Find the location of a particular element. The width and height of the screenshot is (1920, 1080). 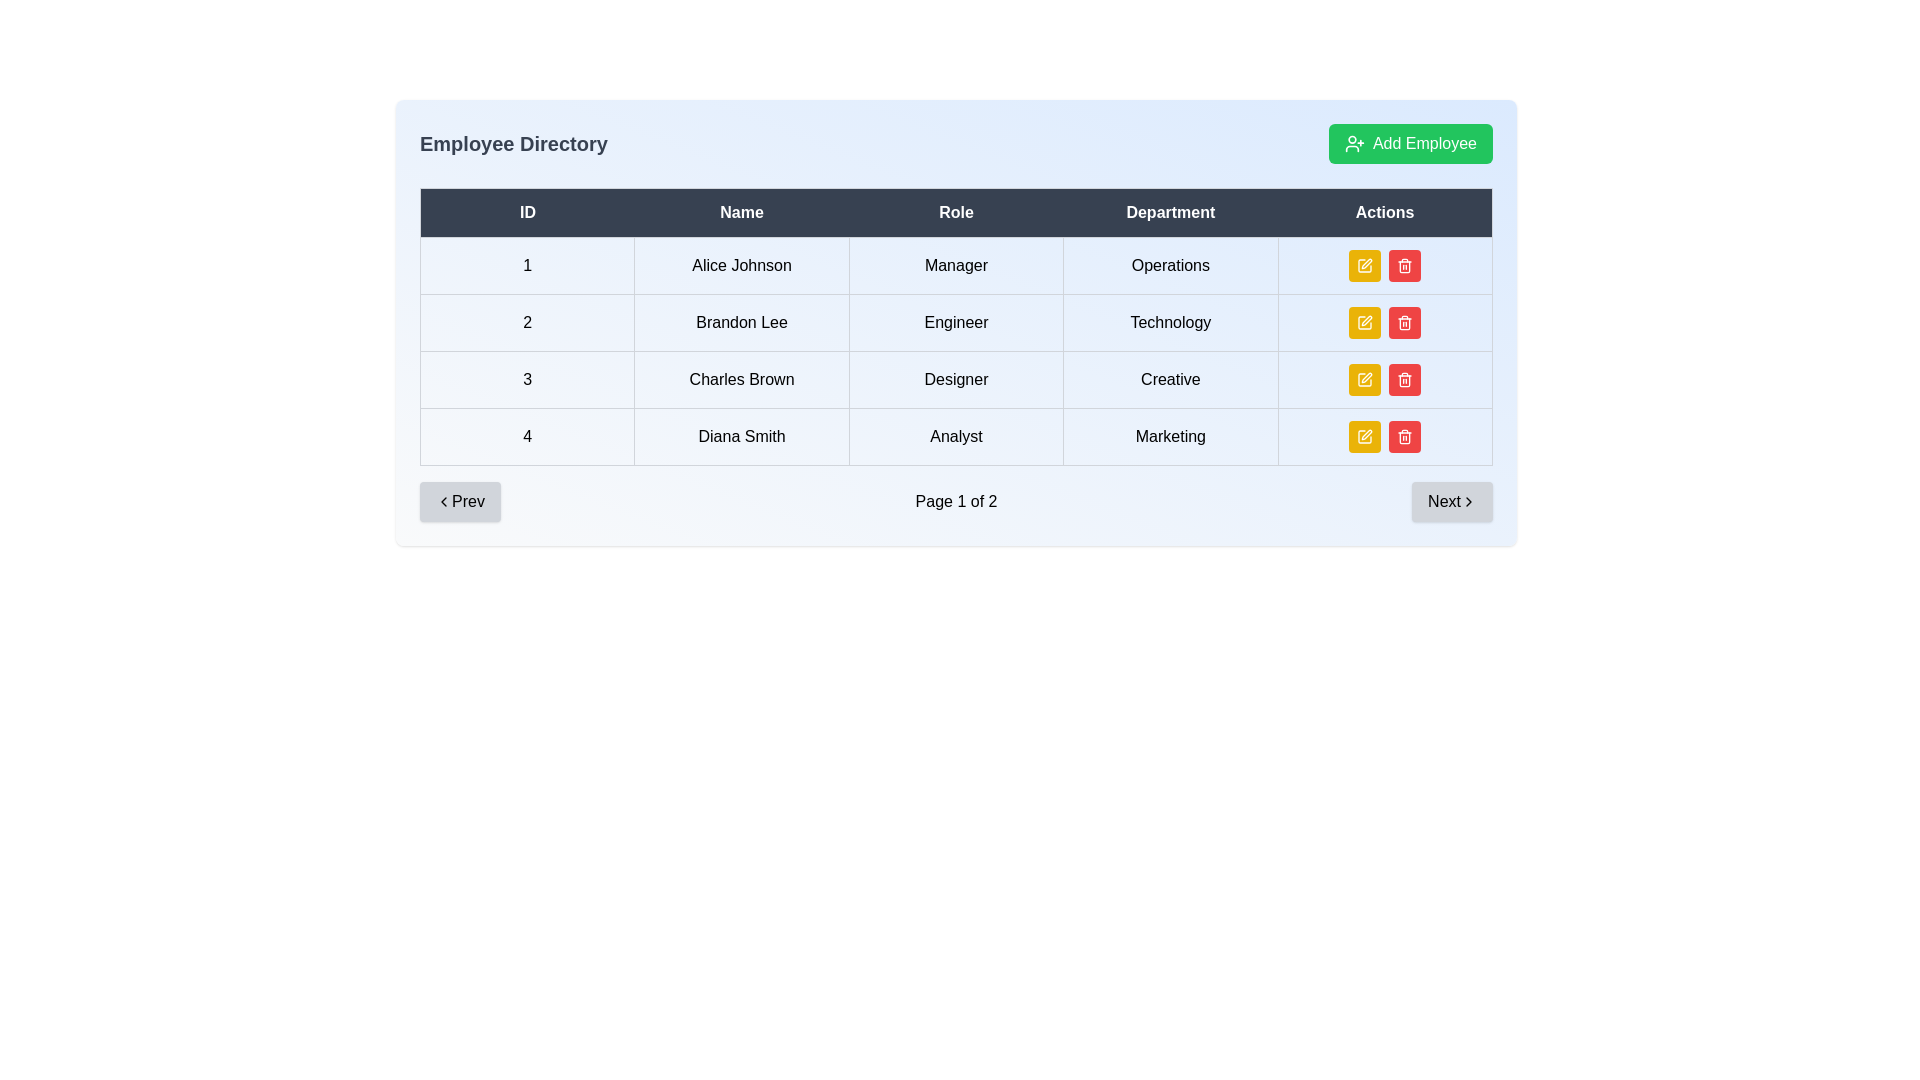

the text label 'Alice Johnson' in the employee directory table, located in the second cell of the first row under the 'Name' column is located at coordinates (741, 265).